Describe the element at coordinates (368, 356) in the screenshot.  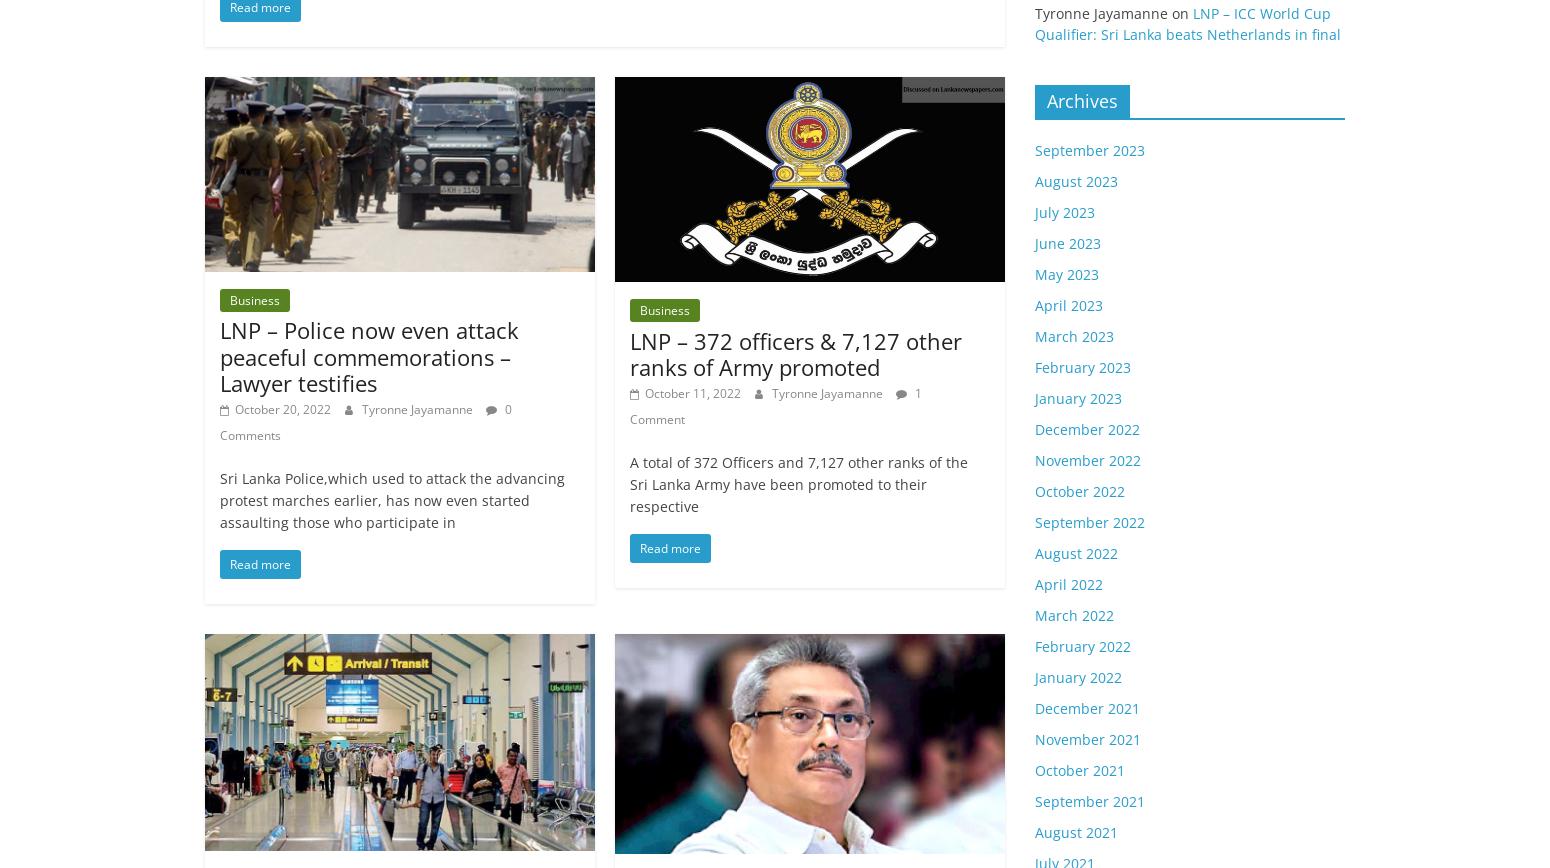
I see `'LNP – Police now even attack peaceful commemorations – Lawyer testifies'` at that location.